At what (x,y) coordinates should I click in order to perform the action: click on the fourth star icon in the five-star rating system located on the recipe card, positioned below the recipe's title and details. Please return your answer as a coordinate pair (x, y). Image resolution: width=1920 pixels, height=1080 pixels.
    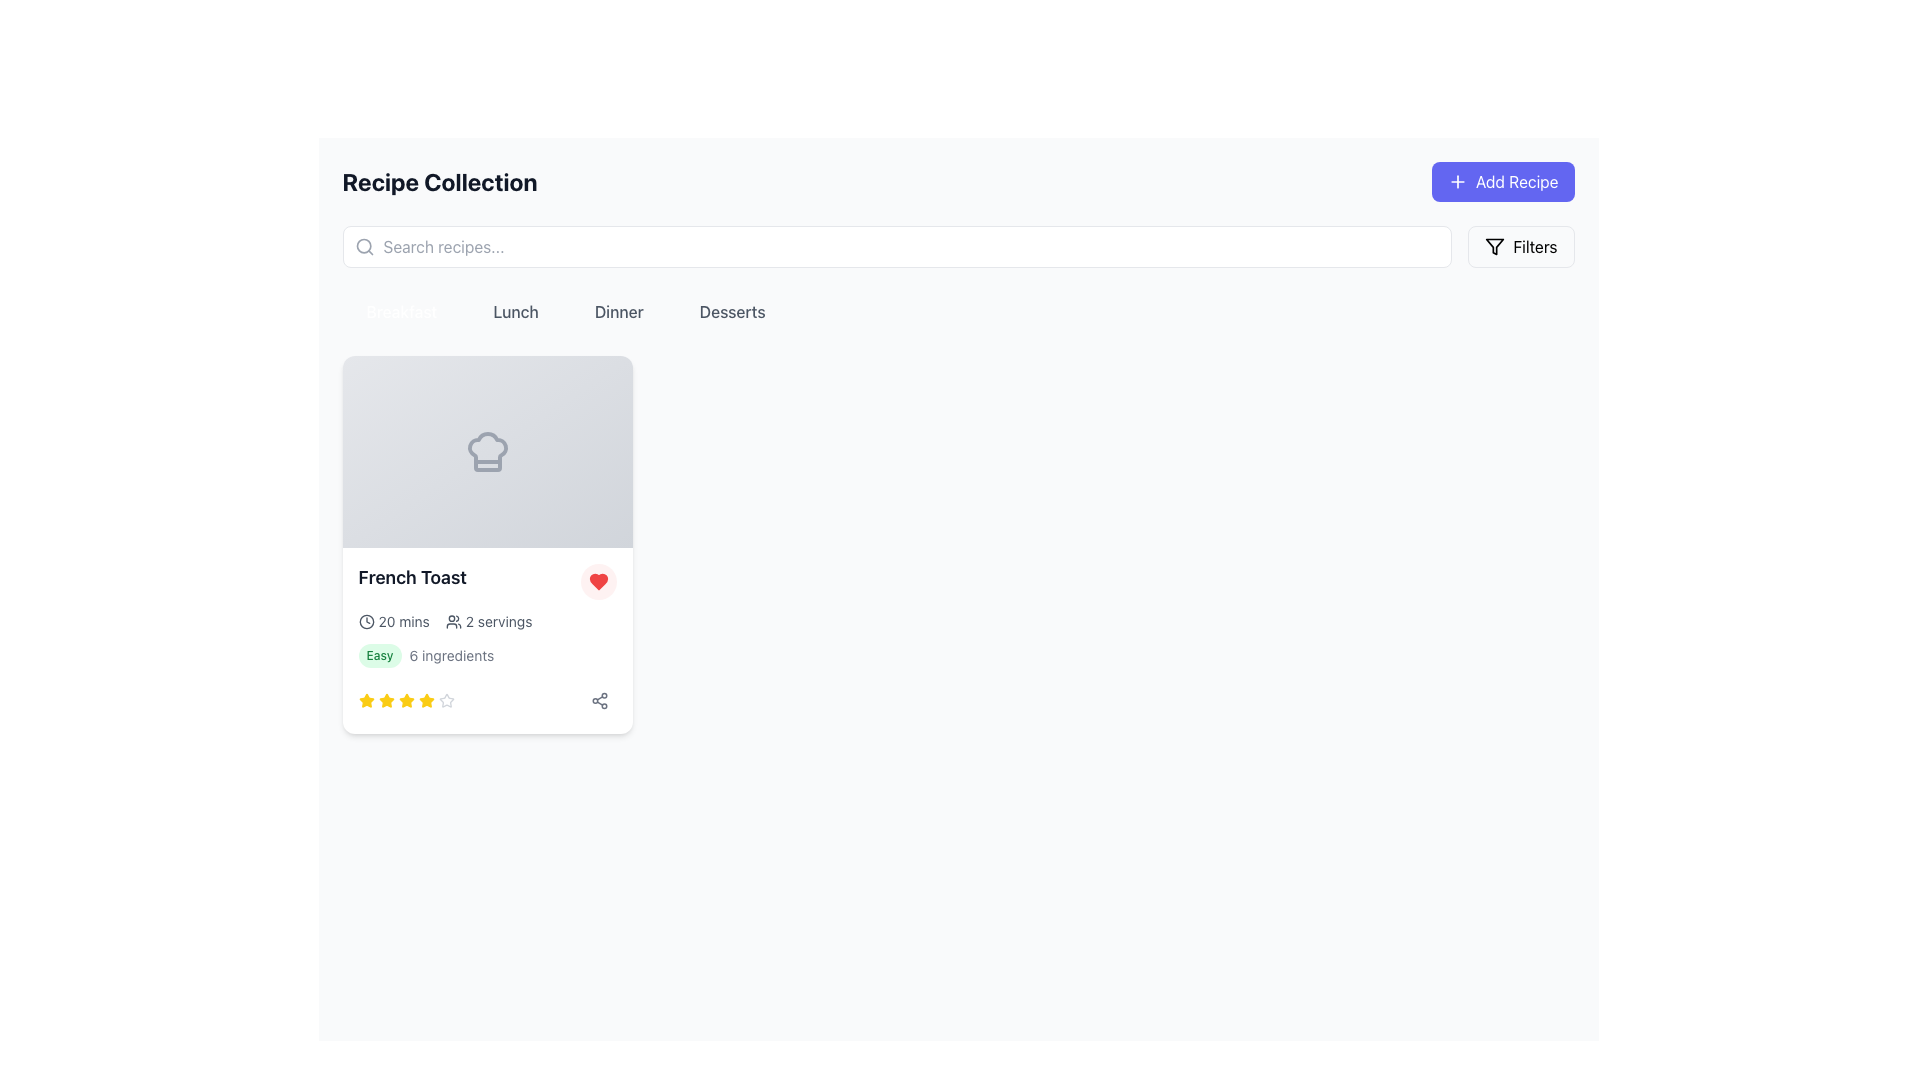
    Looking at the image, I should click on (405, 700).